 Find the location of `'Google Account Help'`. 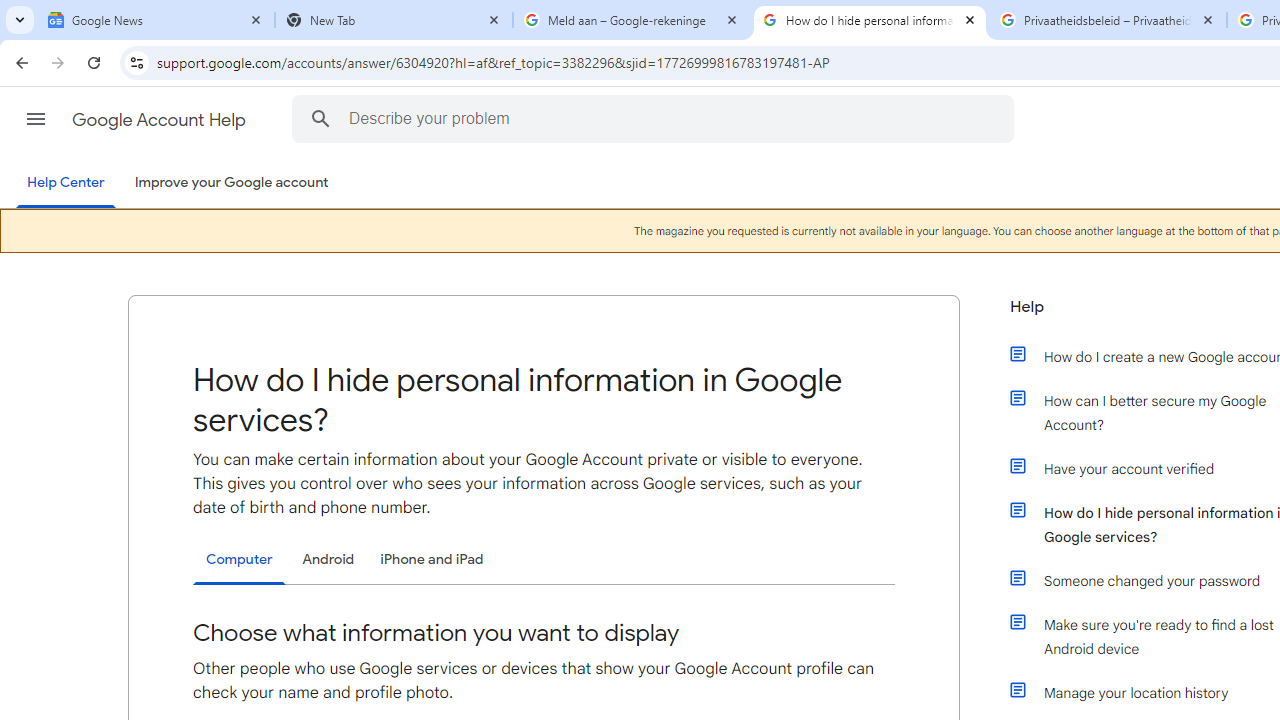

'Google Account Help' is located at coordinates (160, 119).